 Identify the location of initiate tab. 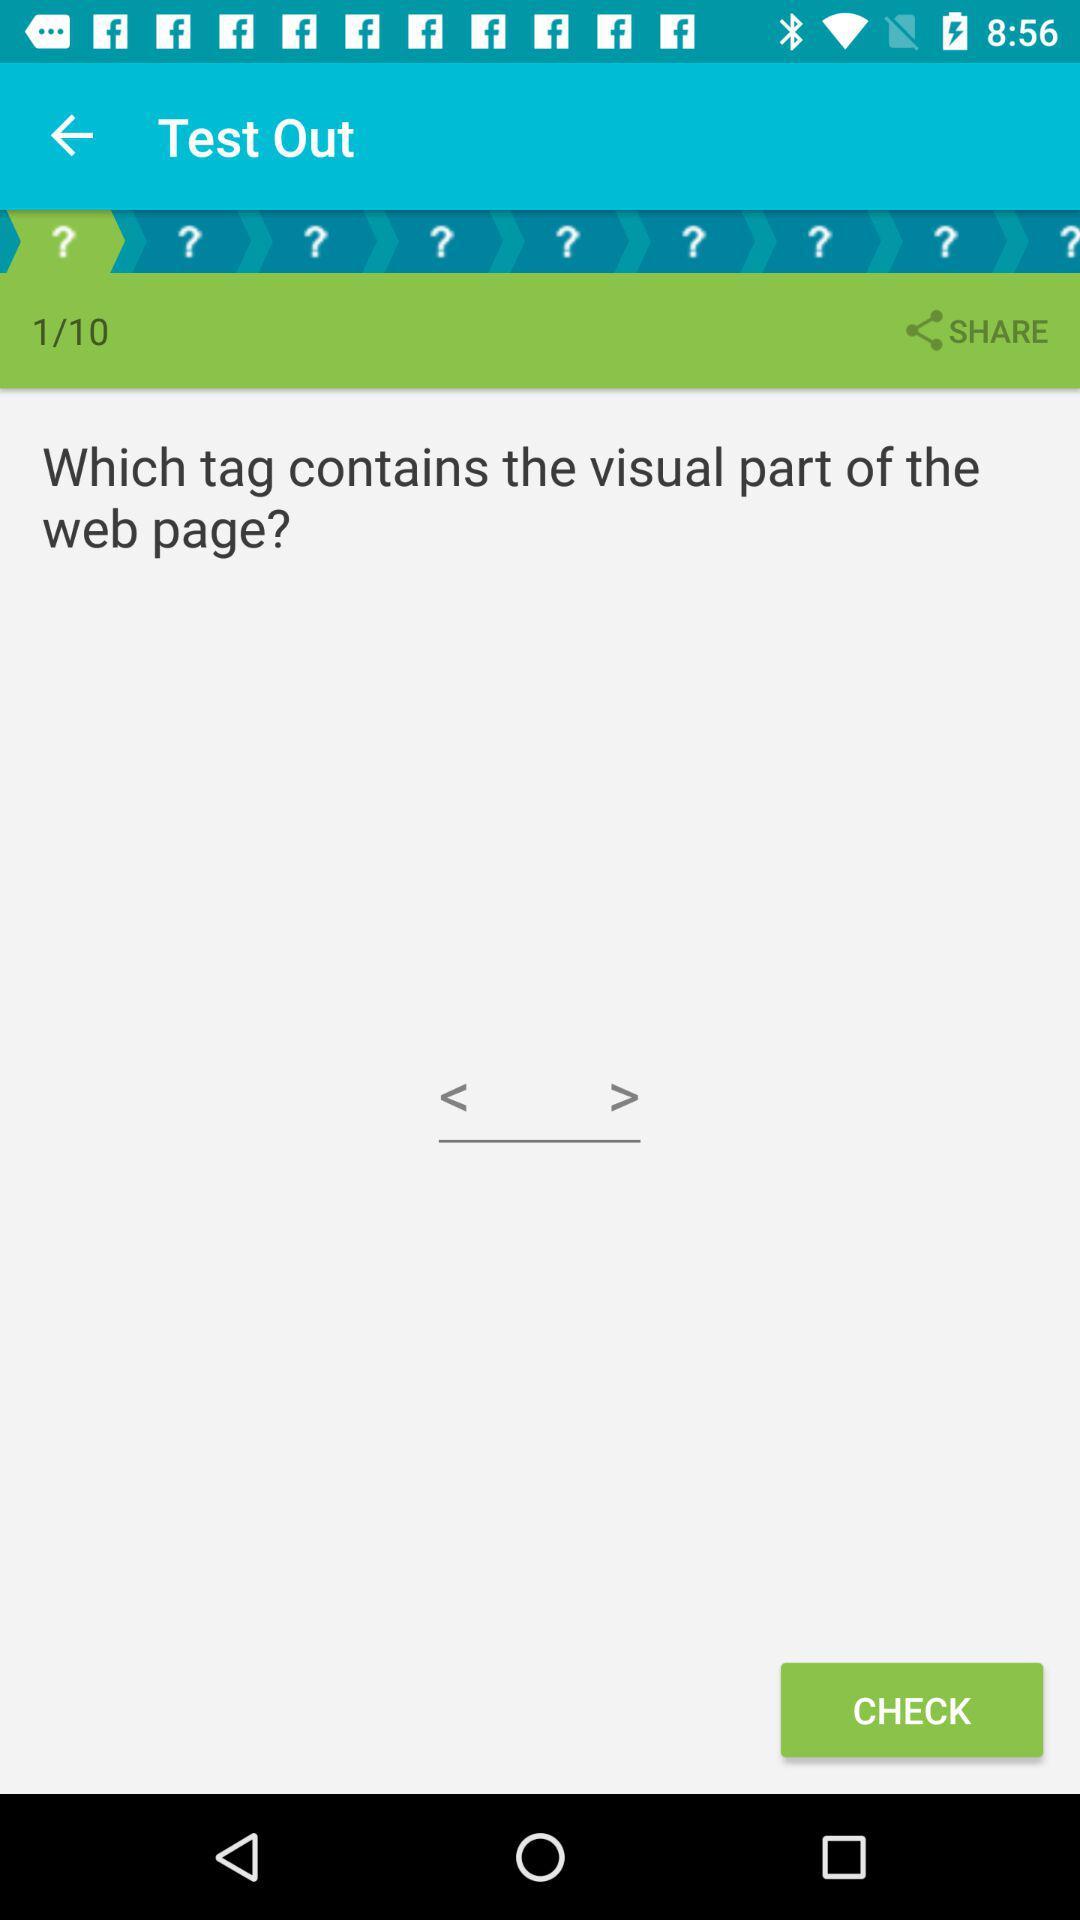
(692, 240).